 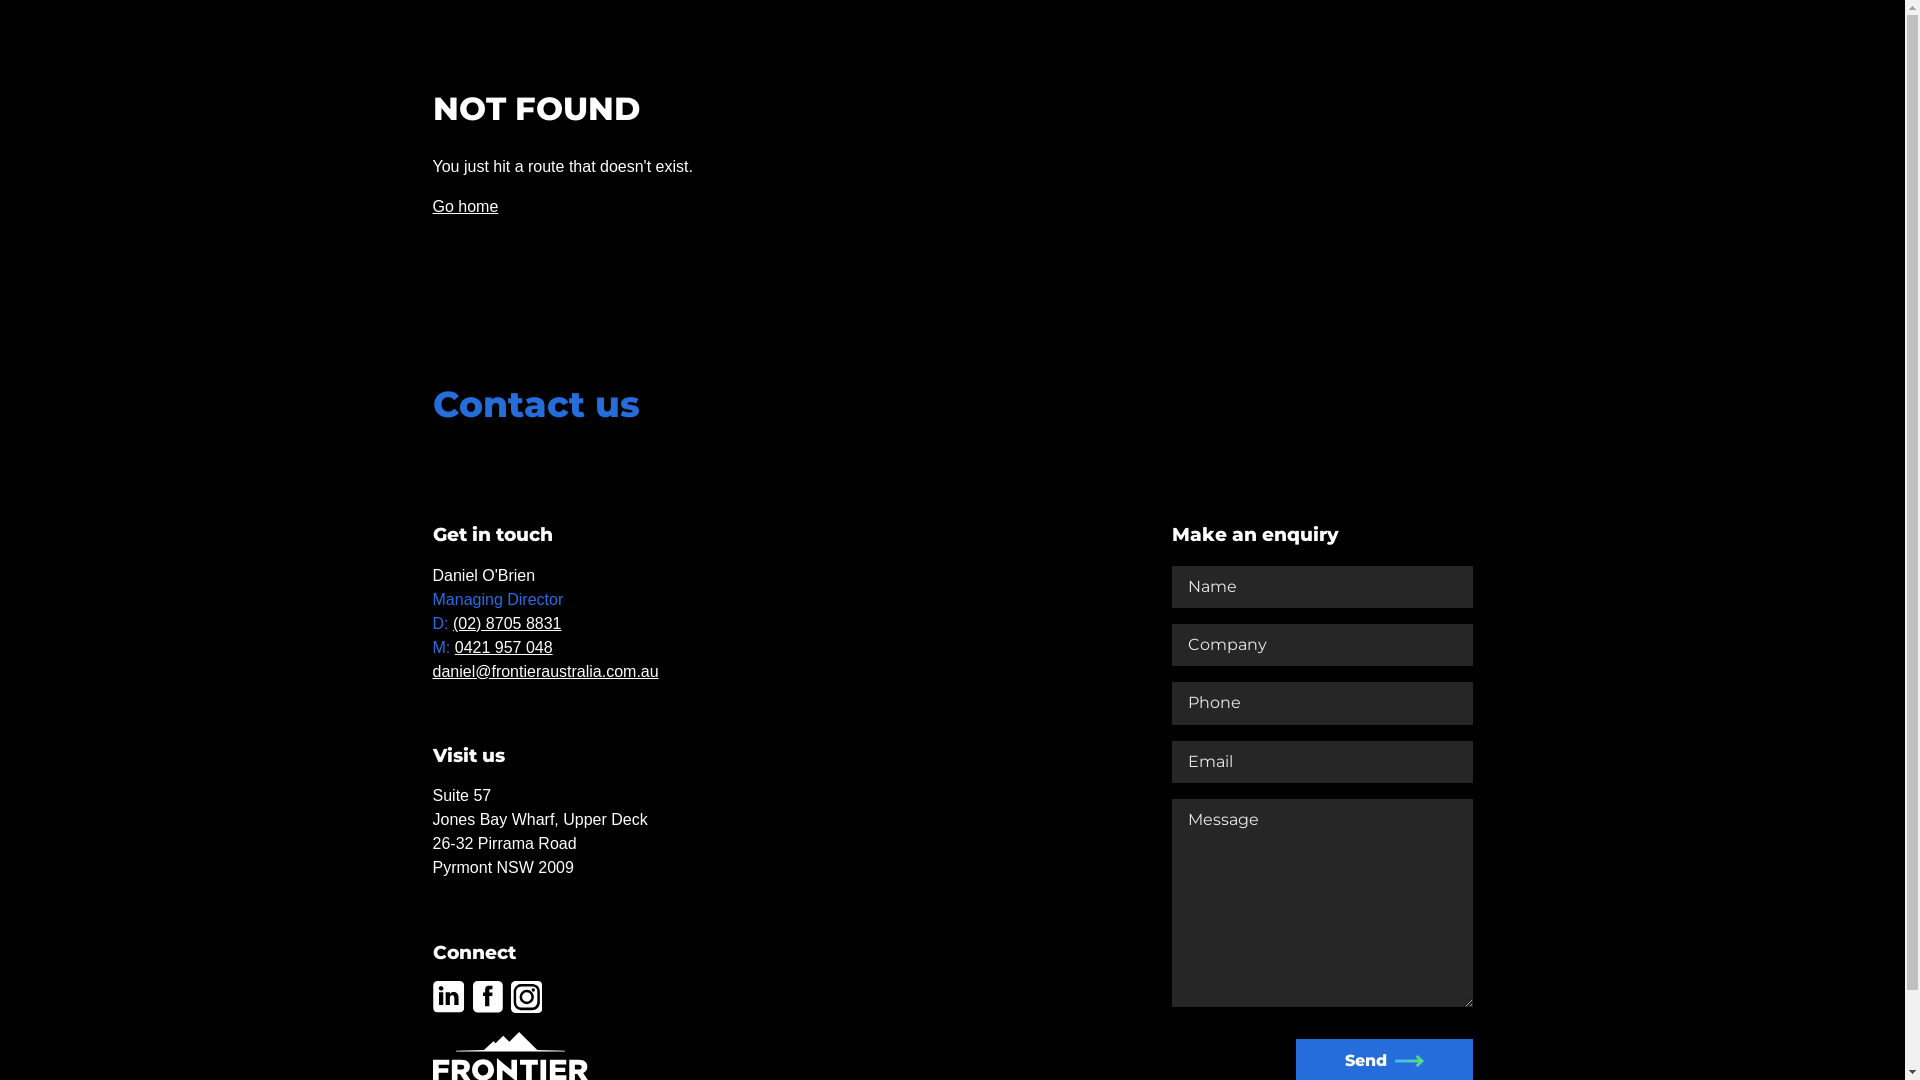 I want to click on '0421 957 048', so click(x=504, y=647).